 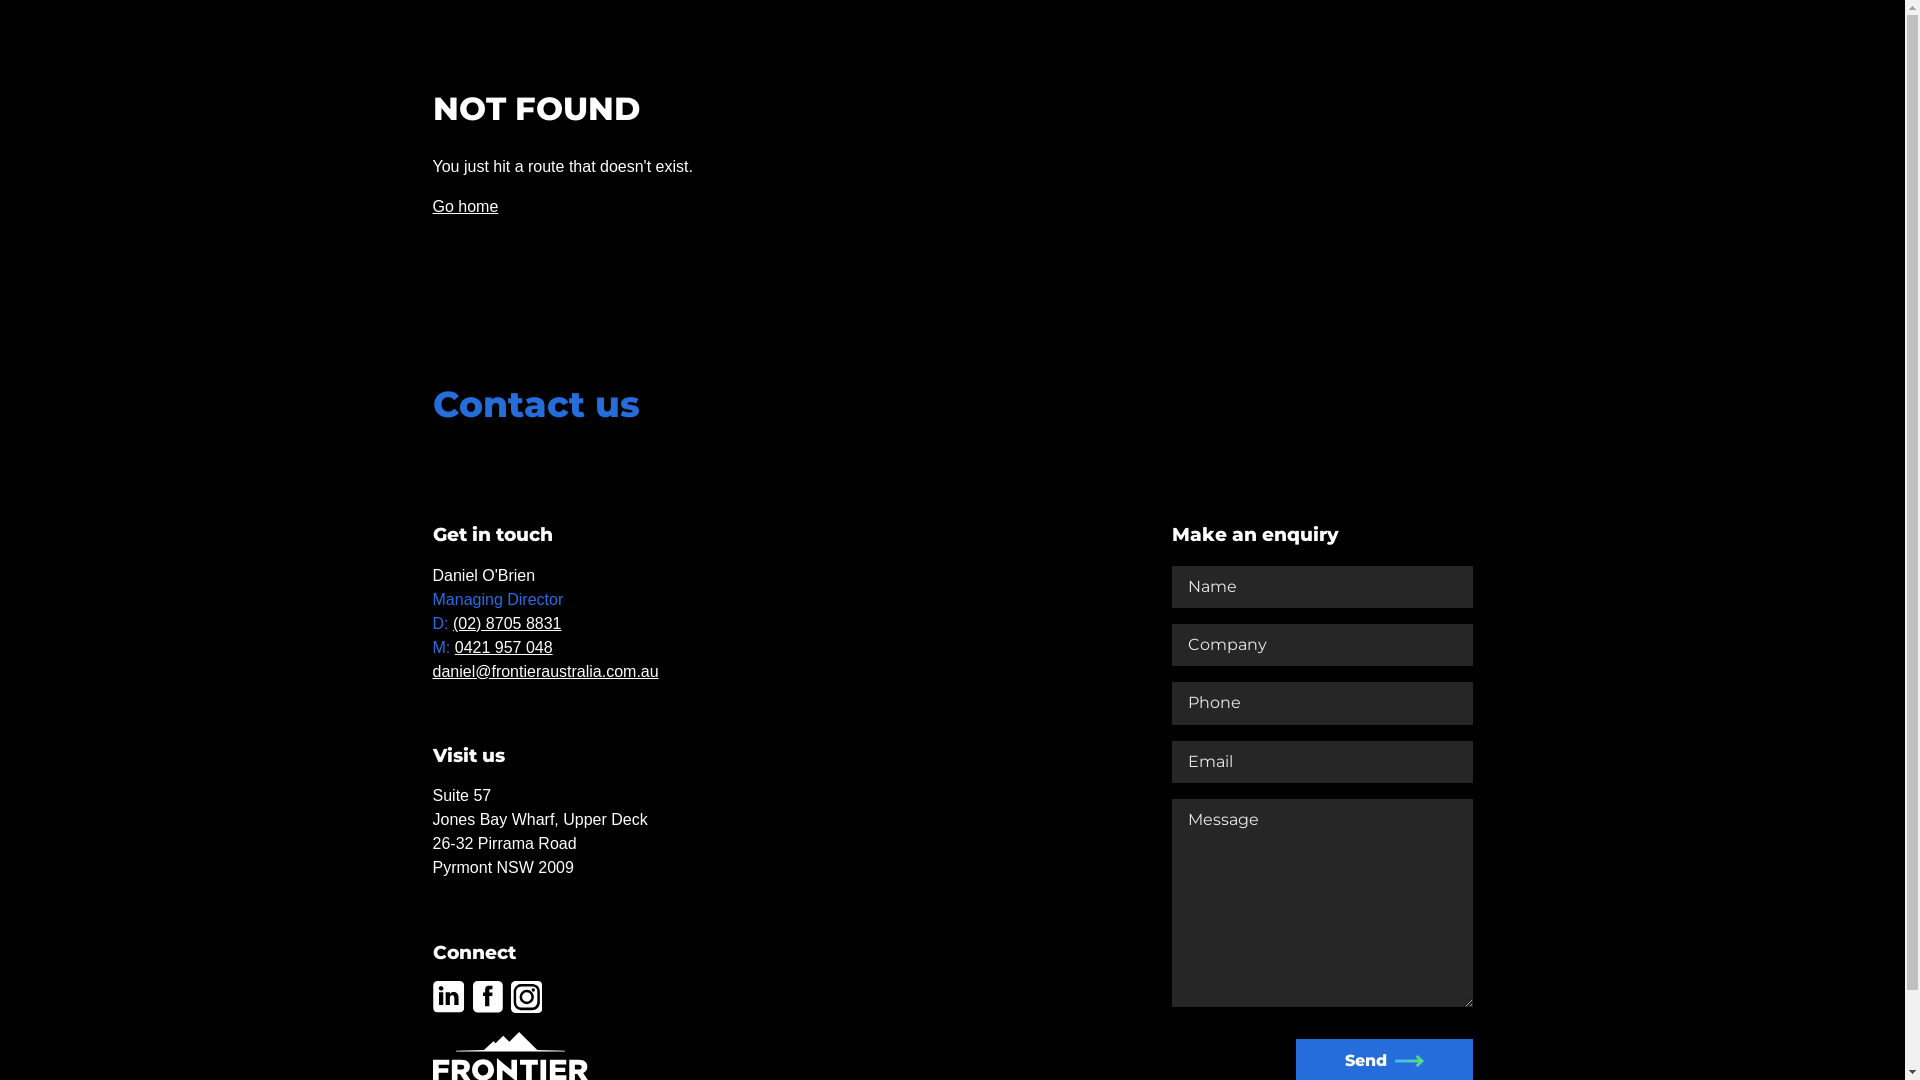 I want to click on '0421 957 048', so click(x=504, y=647).